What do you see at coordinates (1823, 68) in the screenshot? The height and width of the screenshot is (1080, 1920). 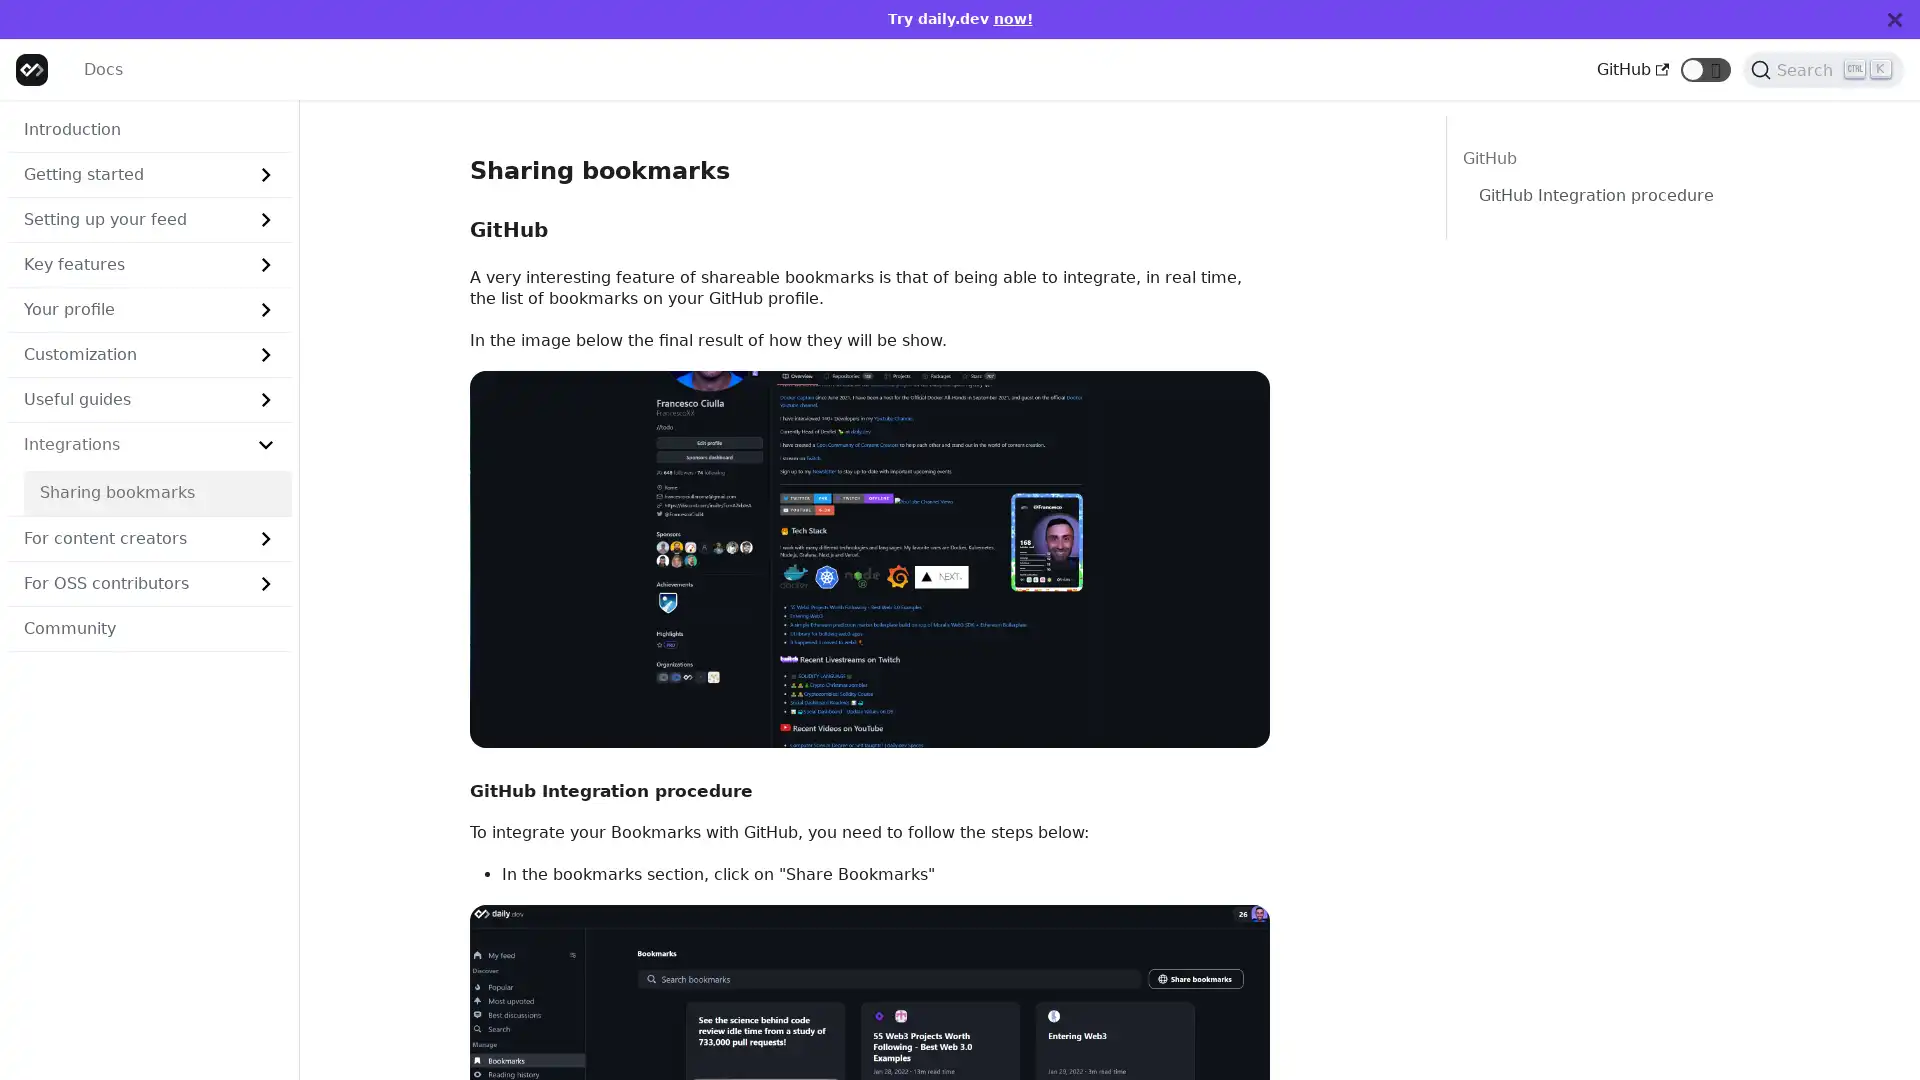 I see `Search` at bounding box center [1823, 68].